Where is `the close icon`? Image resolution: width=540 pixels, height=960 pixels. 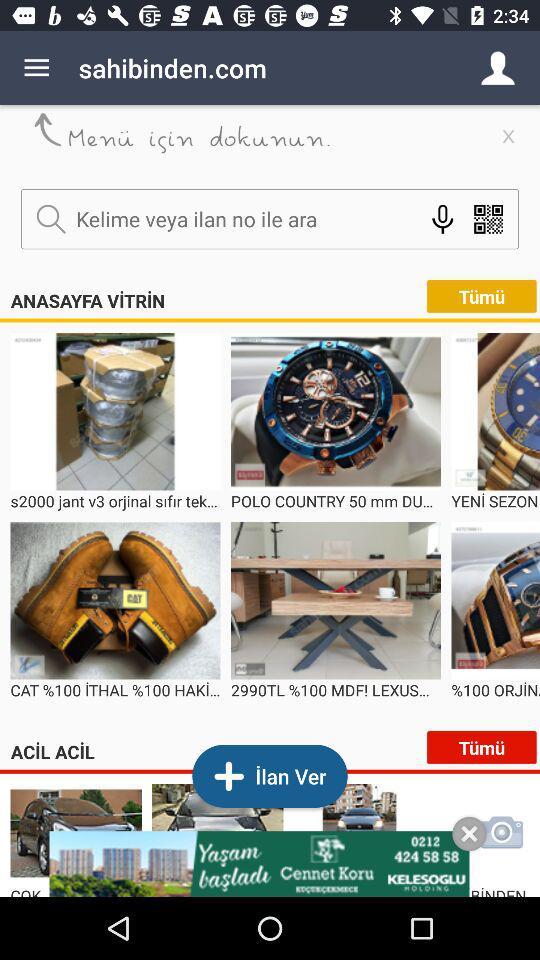
the close icon is located at coordinates (508, 135).